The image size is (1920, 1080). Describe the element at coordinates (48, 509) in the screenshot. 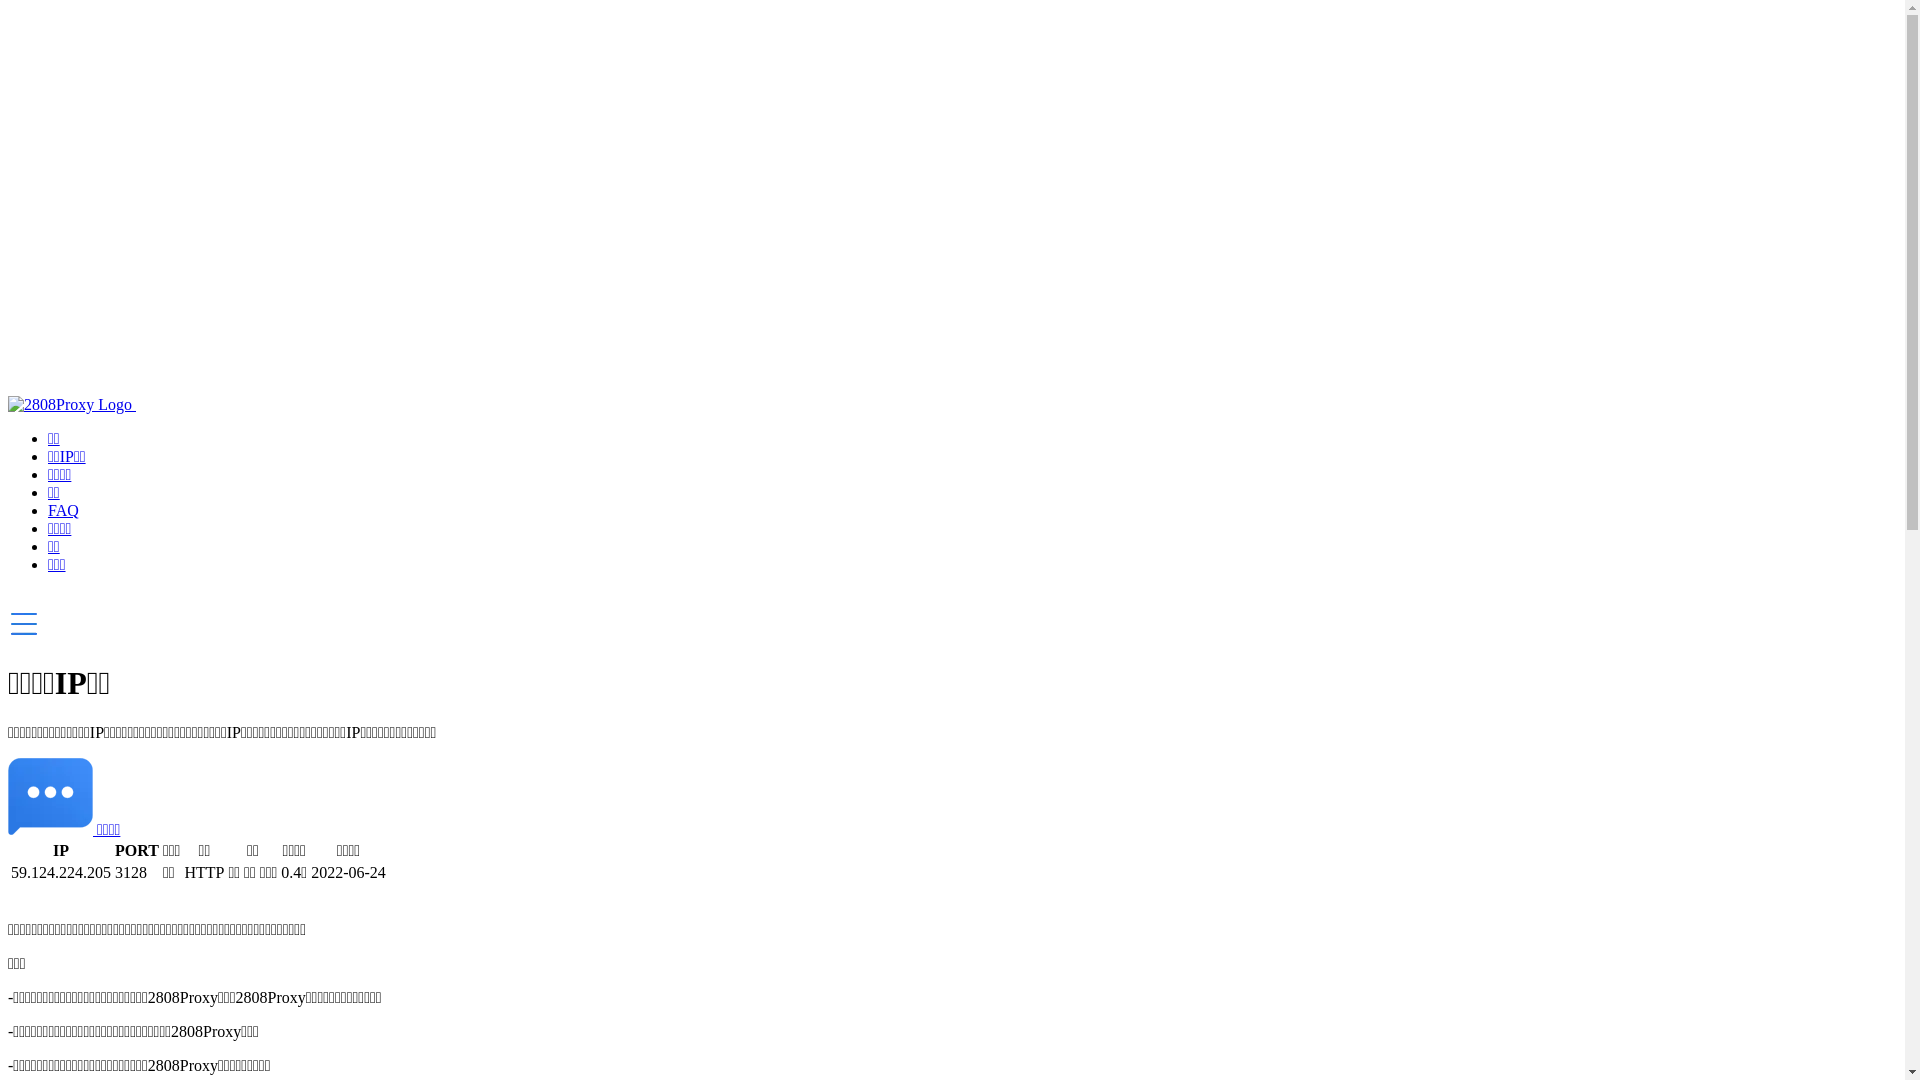

I see `'FAQ'` at that location.